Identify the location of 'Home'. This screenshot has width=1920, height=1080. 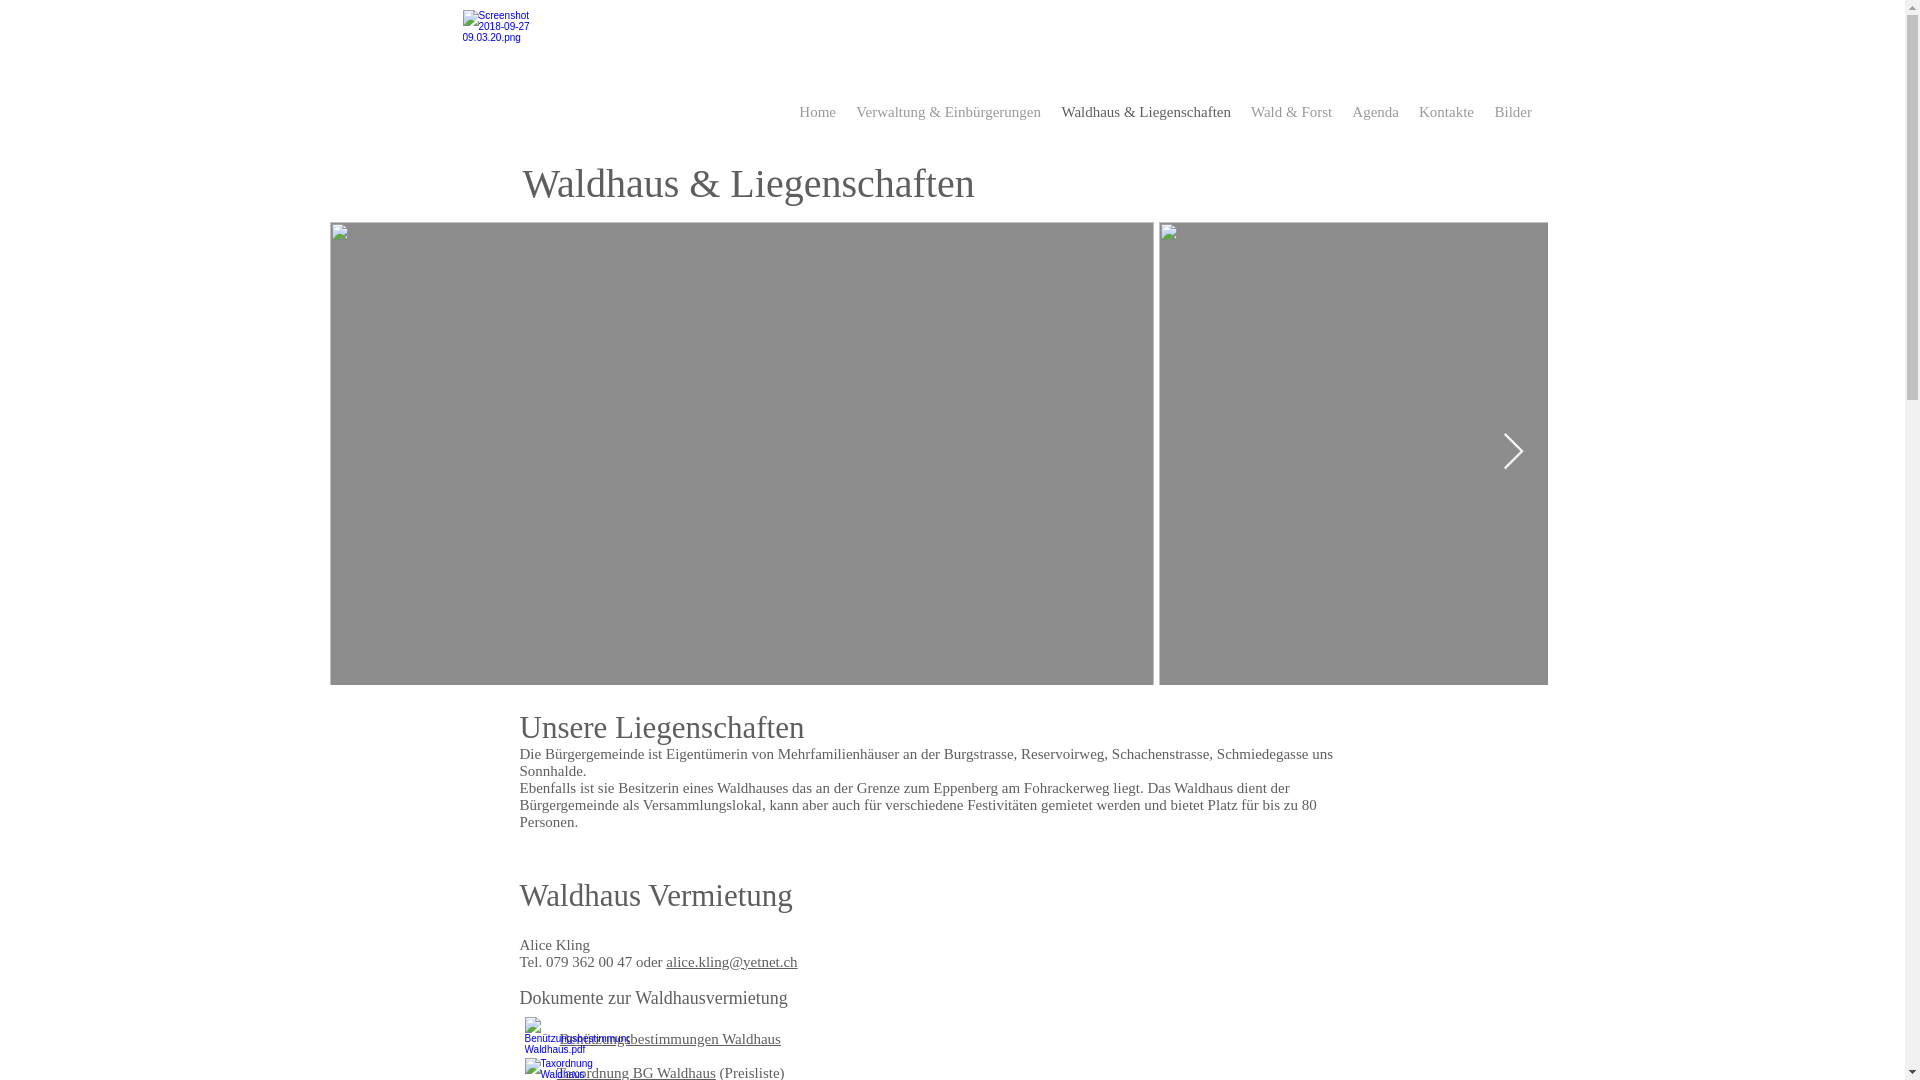
(817, 112).